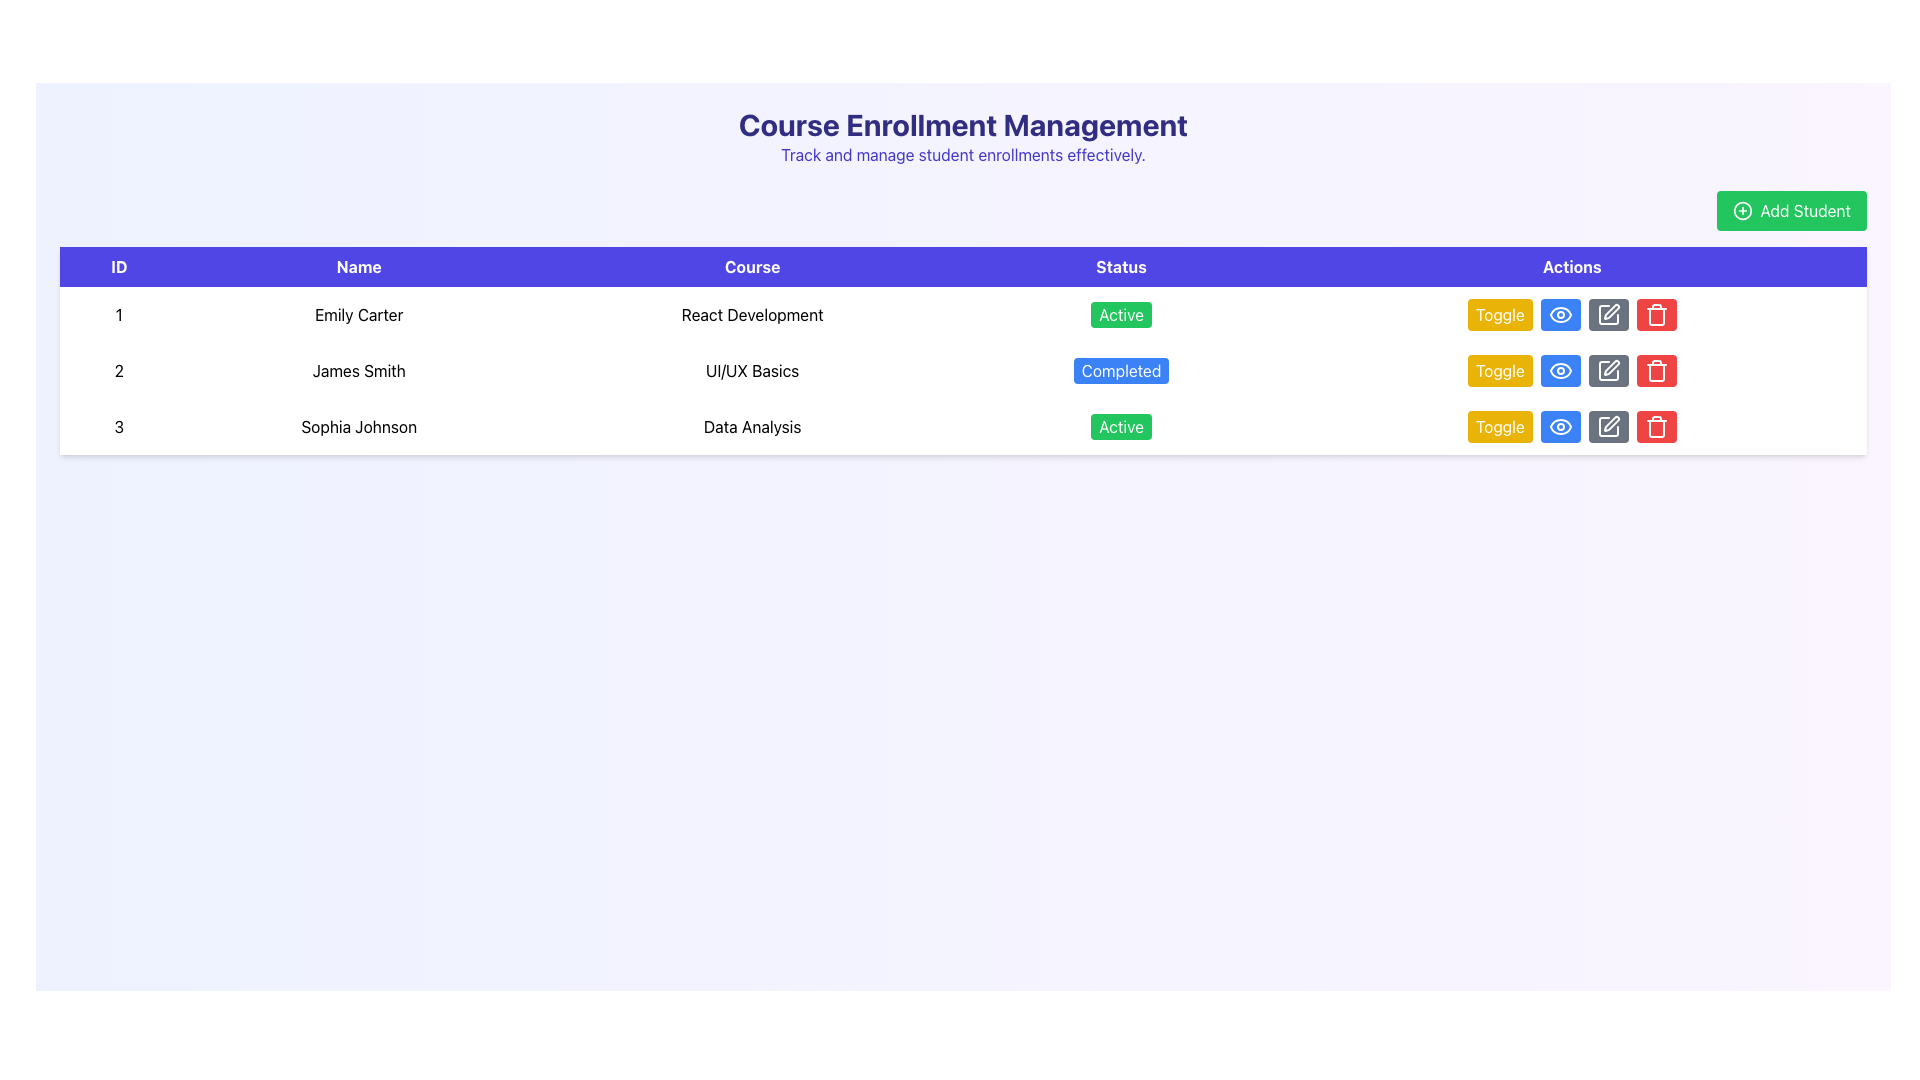 The width and height of the screenshot is (1920, 1080). I want to click on the Eye Symbol icon located in the 'Actions' cell of the second row in the table, adjacent to the toggle button, so click(1559, 370).